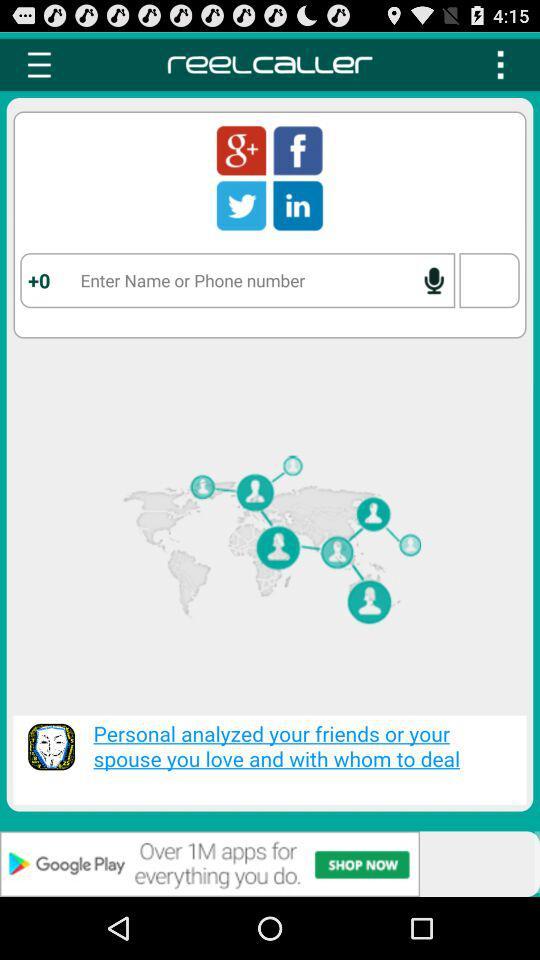 The image size is (540, 960). Describe the element at coordinates (499, 64) in the screenshot. I see `settings` at that location.